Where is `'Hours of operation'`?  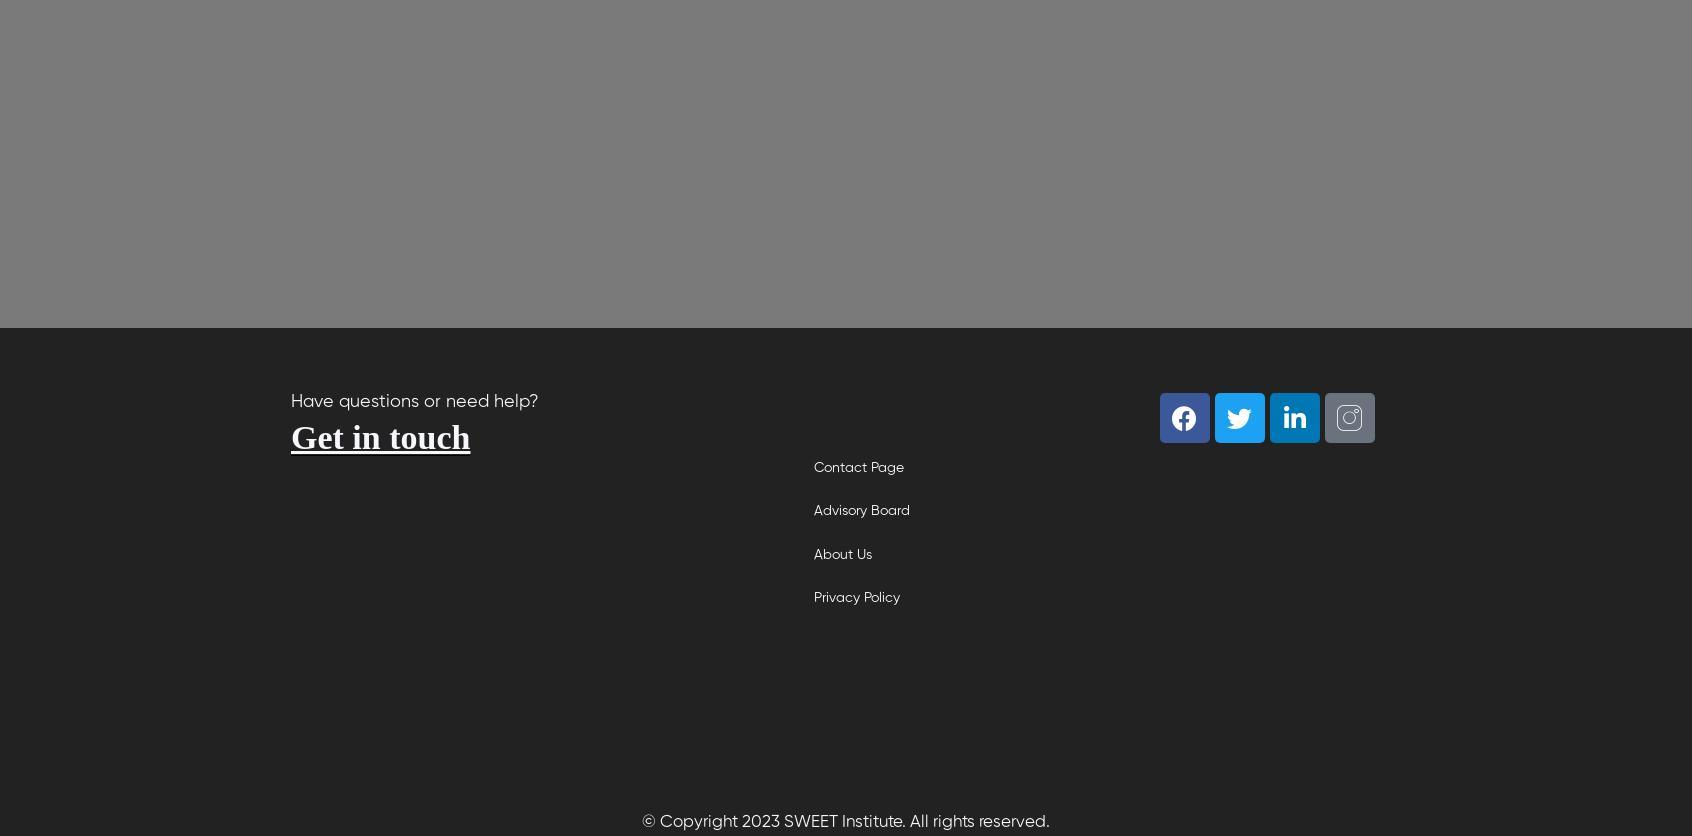
'Hours of operation' is located at coordinates (420, 667).